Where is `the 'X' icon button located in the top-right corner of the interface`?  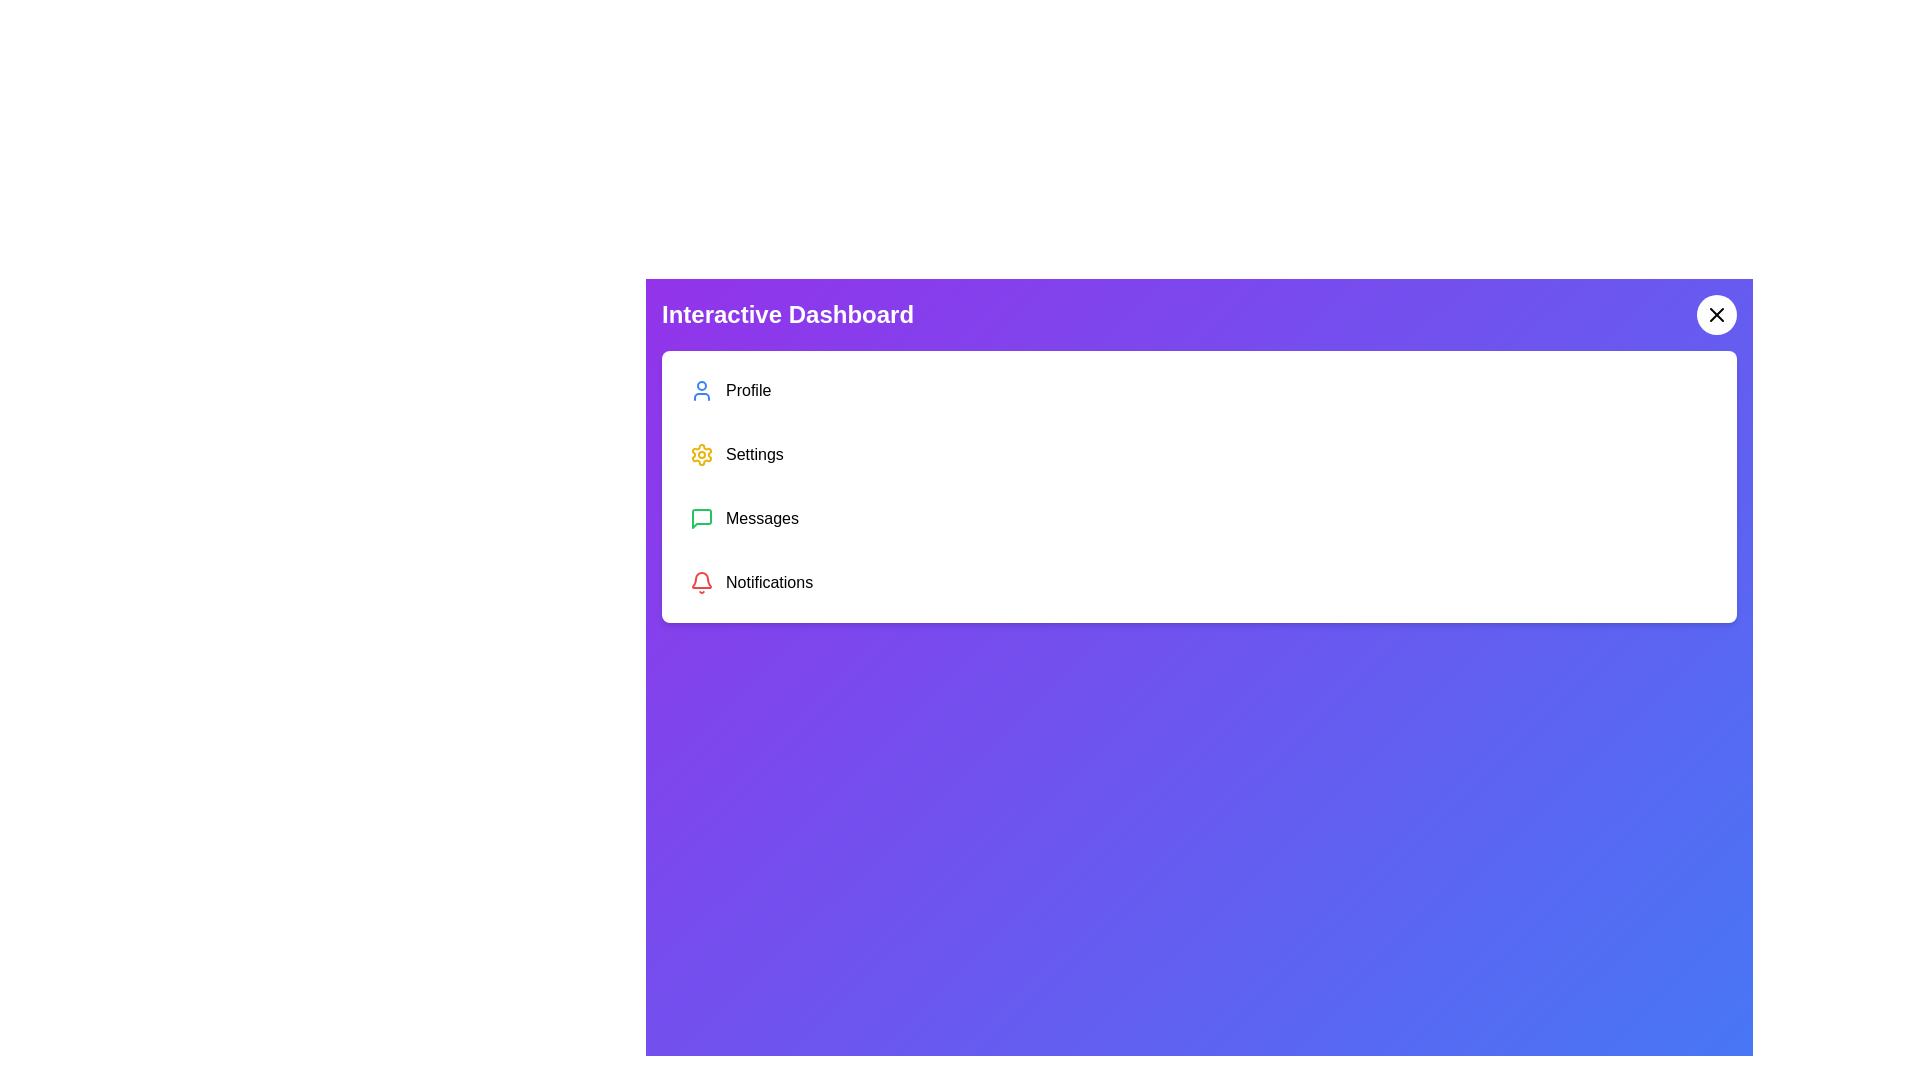 the 'X' icon button located in the top-right corner of the interface is located at coordinates (1716, 315).